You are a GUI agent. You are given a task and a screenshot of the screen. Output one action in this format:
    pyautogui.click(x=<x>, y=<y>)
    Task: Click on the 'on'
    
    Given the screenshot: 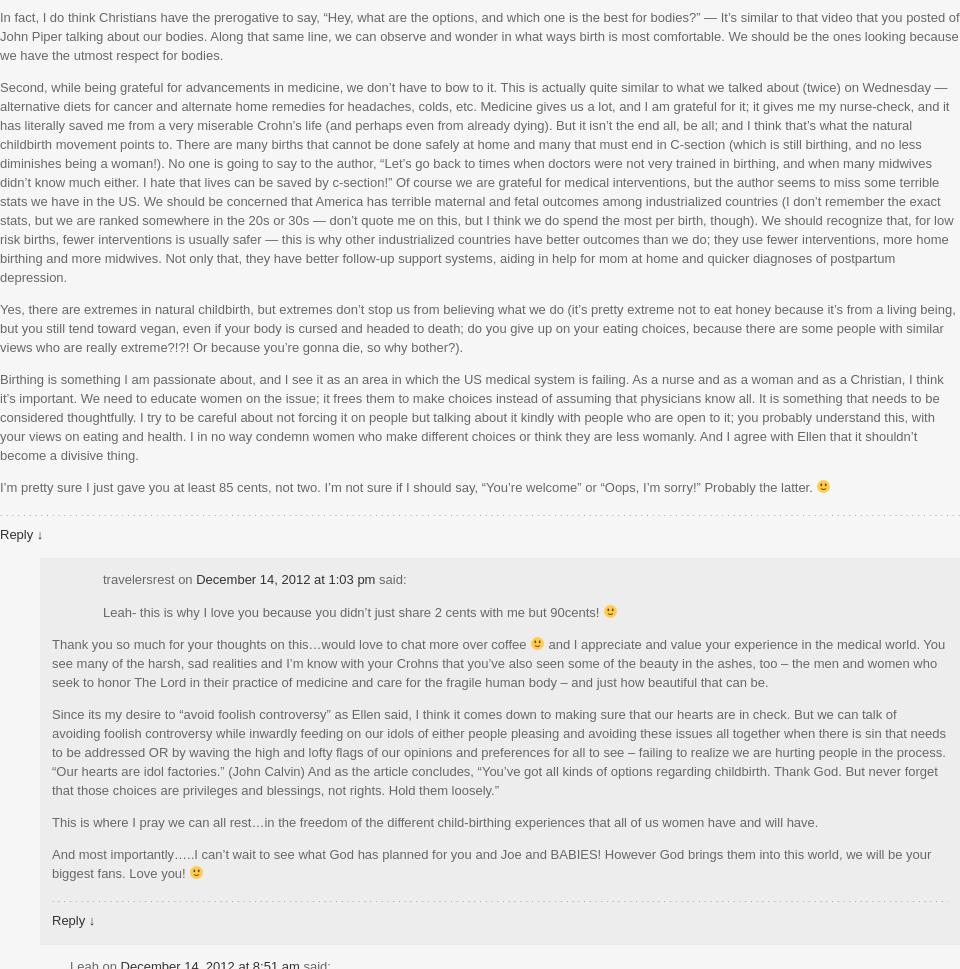 What is the action you would take?
    pyautogui.click(x=172, y=577)
    